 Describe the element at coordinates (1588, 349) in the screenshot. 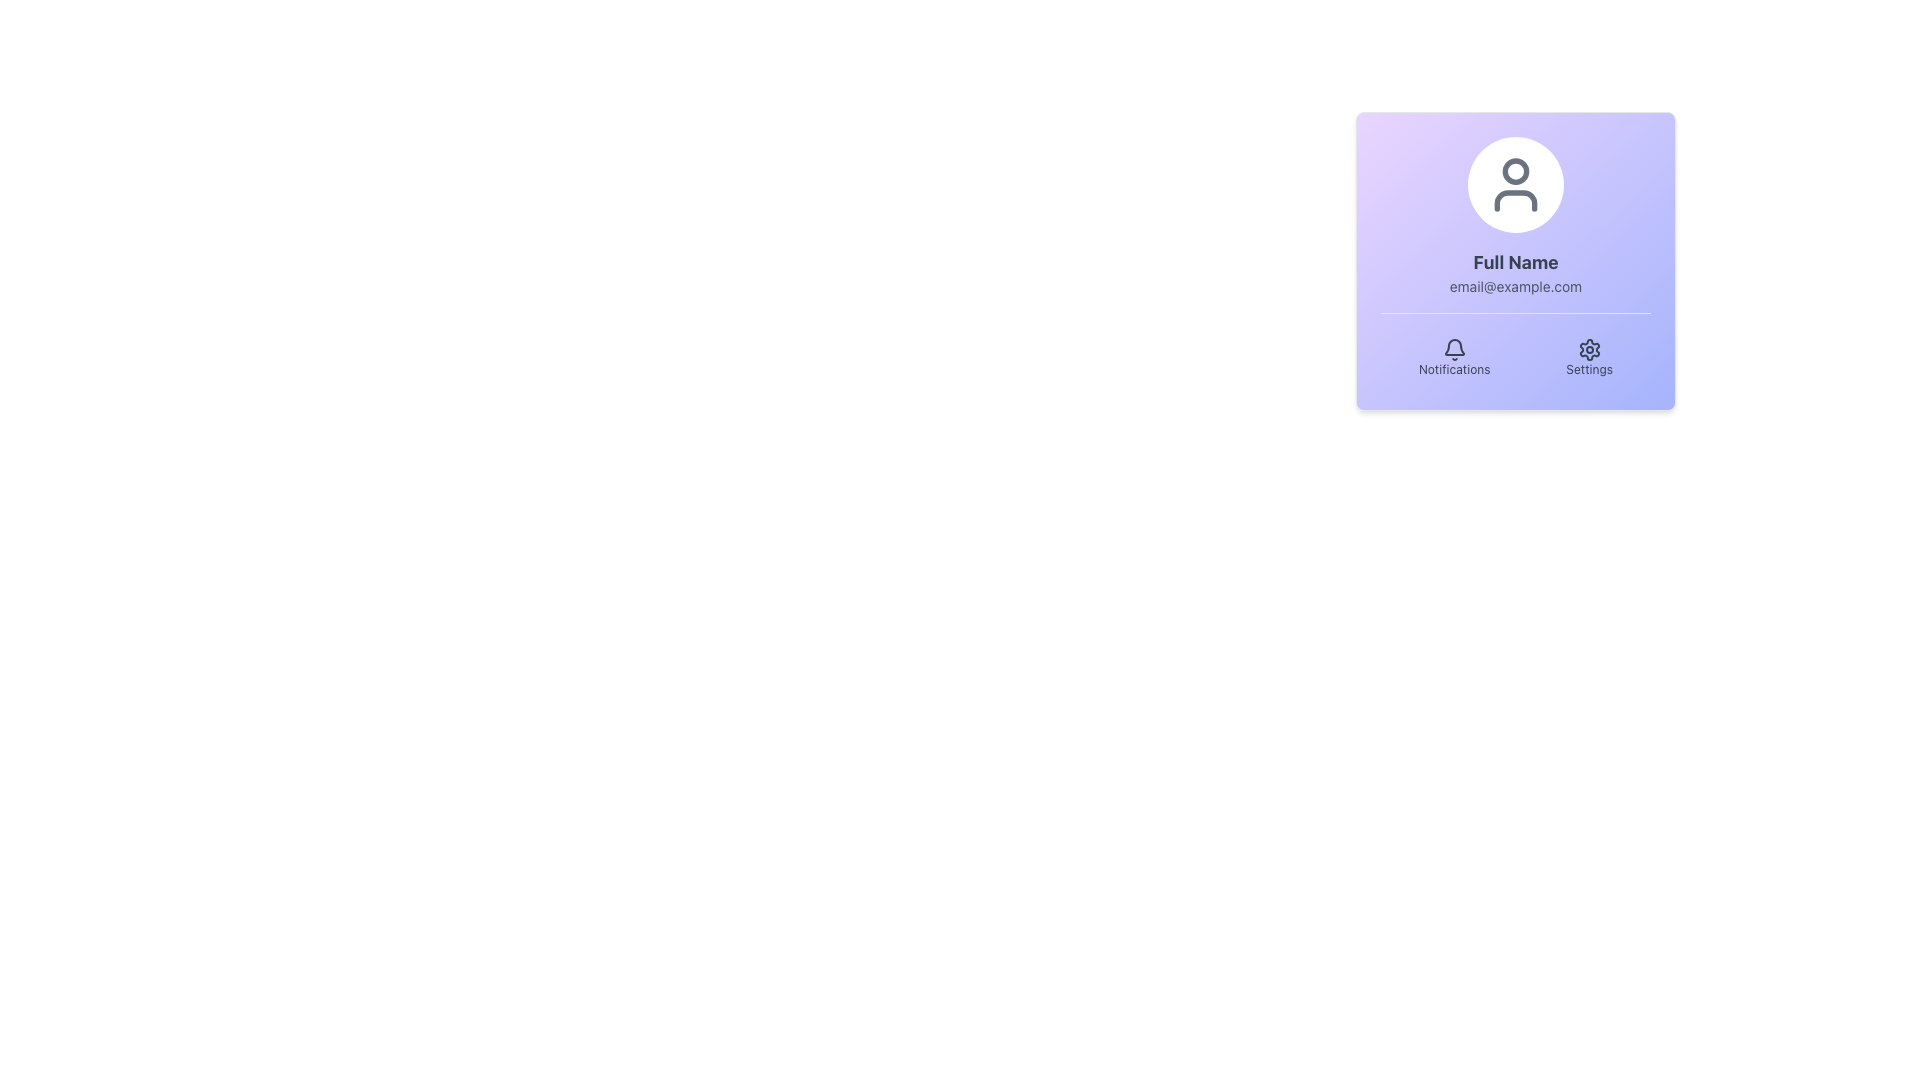

I see `the gear-shaped icon located at the bottom-right corner of the card interface` at that location.